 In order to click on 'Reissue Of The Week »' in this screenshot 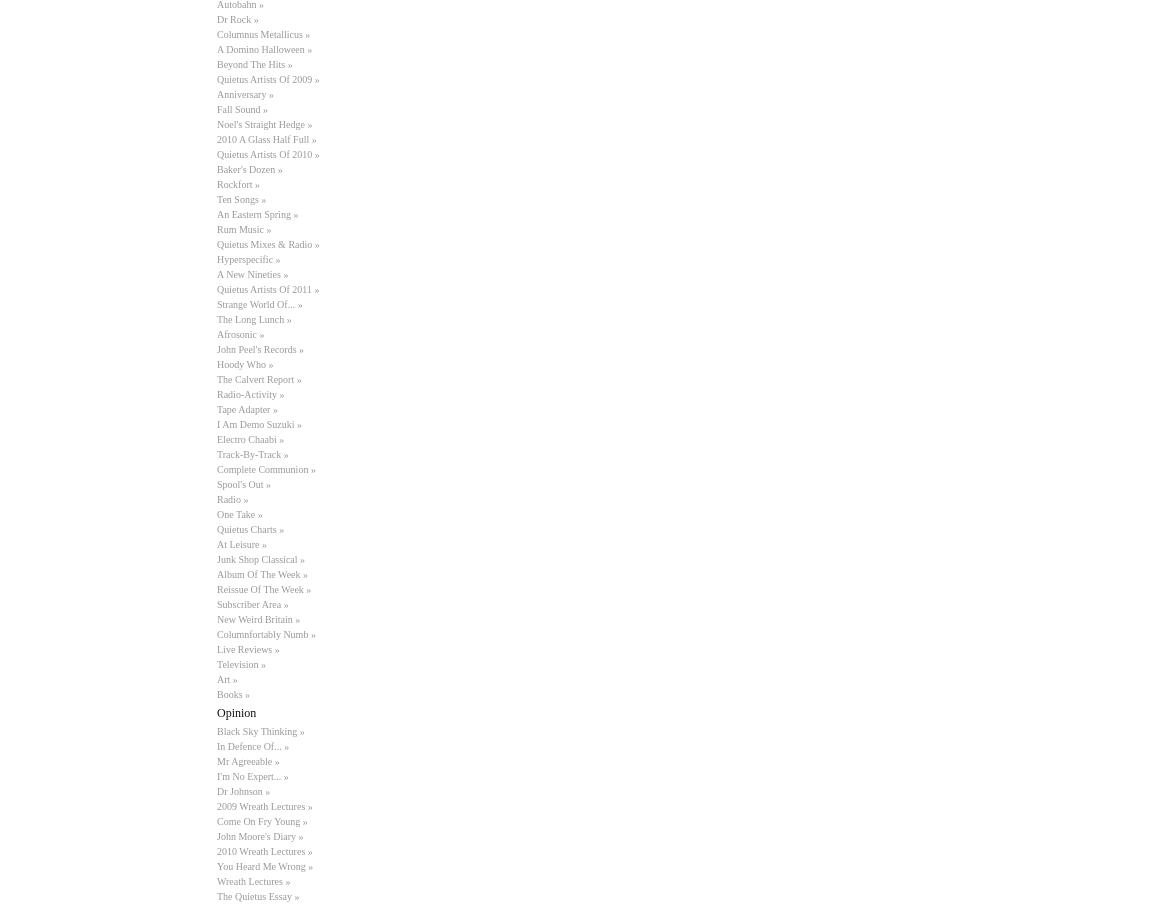, I will do `click(217, 589)`.